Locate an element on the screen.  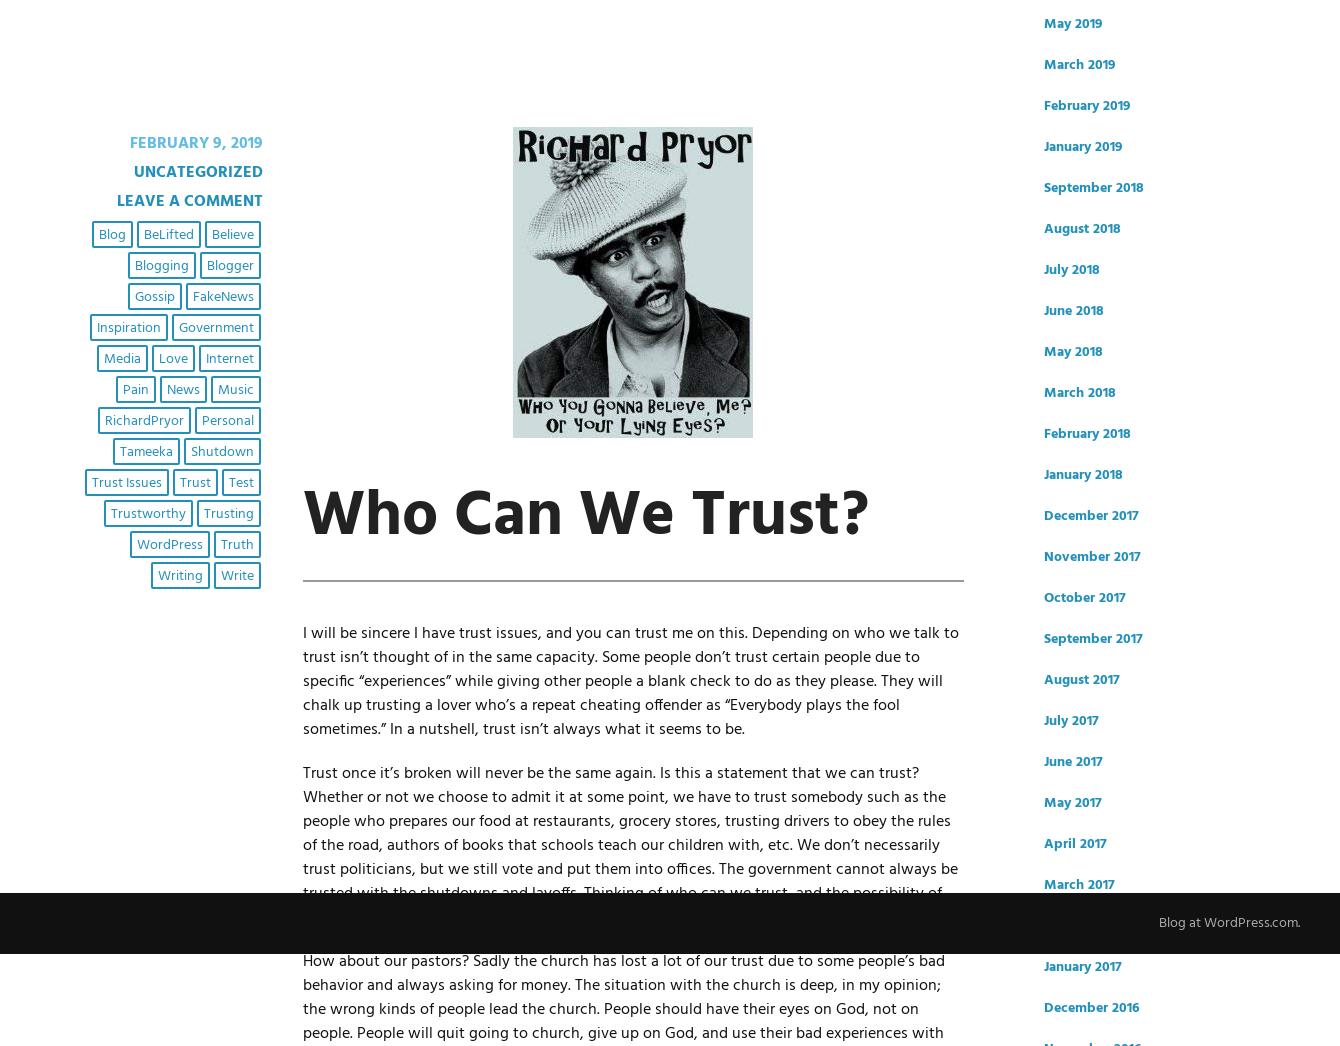
'January 2019' is located at coordinates (1082, 146).